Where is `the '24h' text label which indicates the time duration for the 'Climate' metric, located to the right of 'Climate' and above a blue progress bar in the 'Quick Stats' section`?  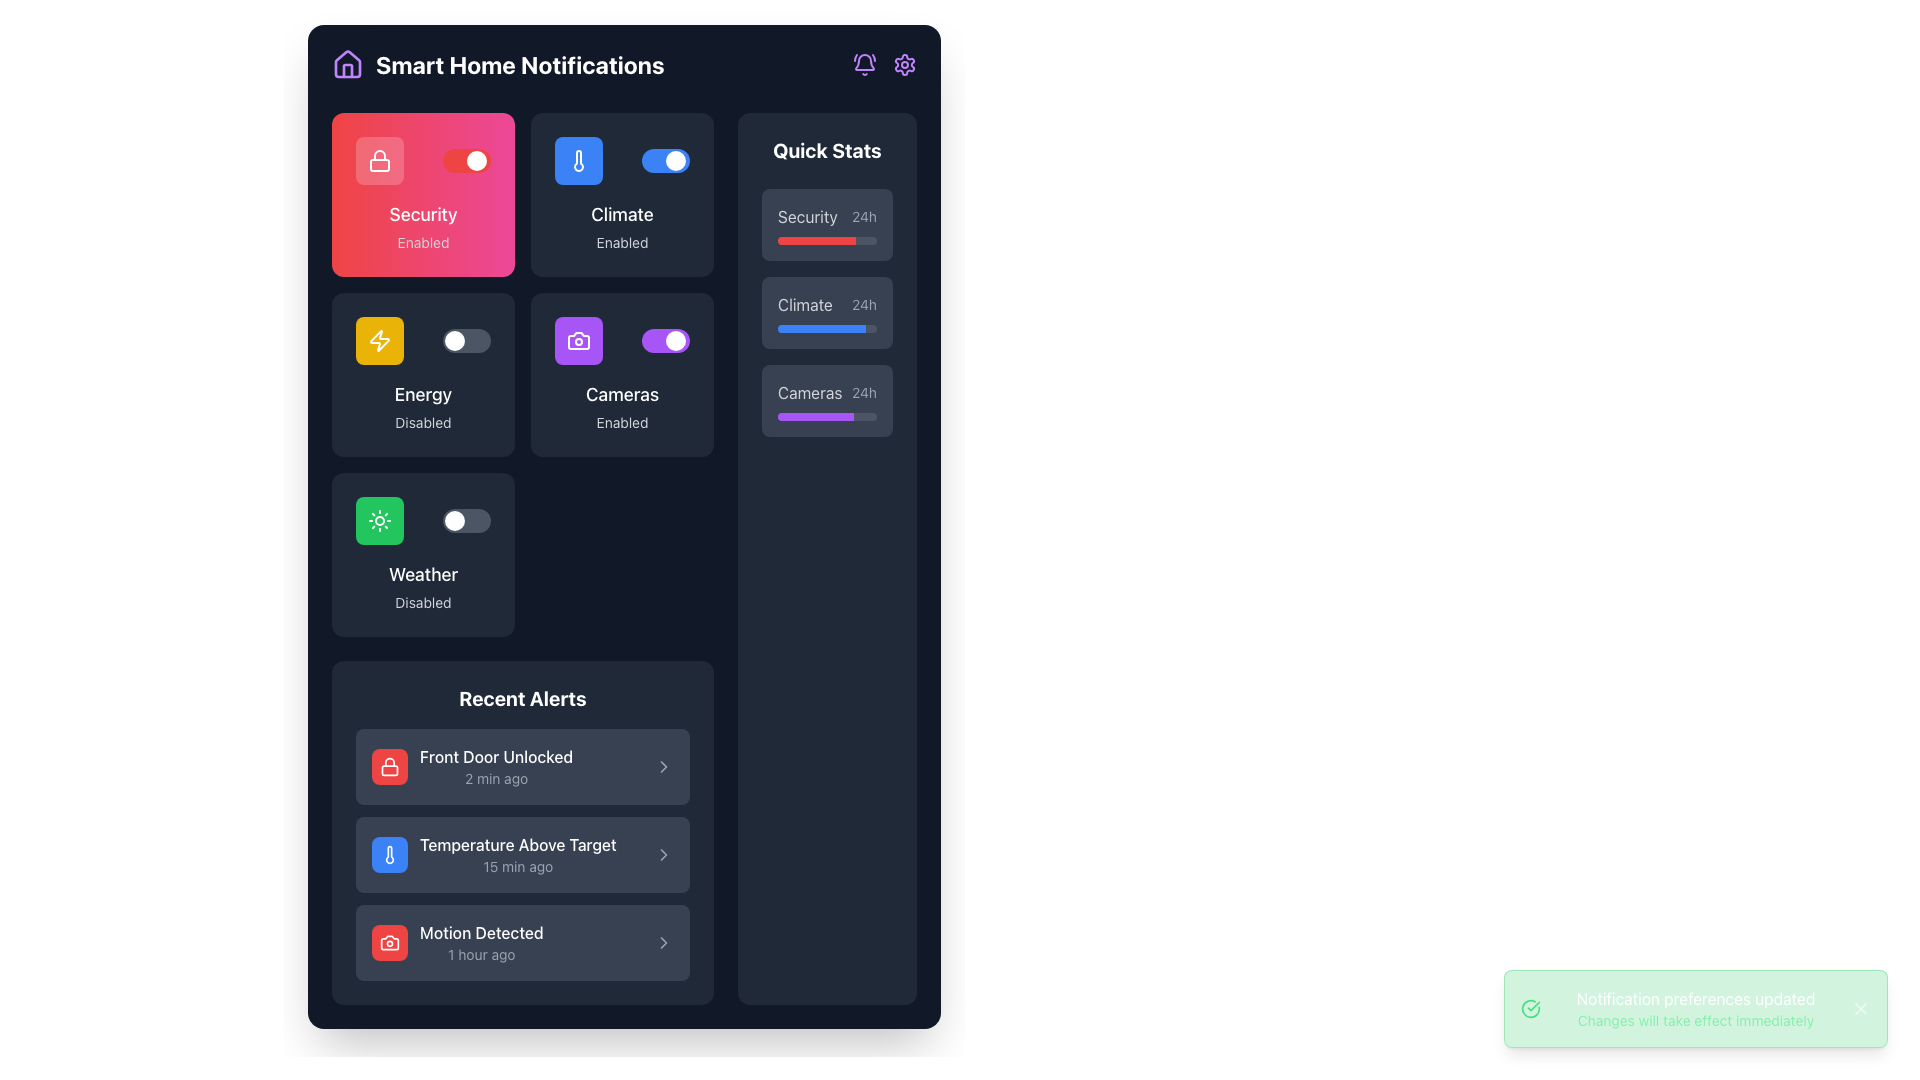
the '24h' text label which indicates the time duration for the 'Climate' metric, located to the right of 'Climate' and above a blue progress bar in the 'Quick Stats' section is located at coordinates (864, 304).